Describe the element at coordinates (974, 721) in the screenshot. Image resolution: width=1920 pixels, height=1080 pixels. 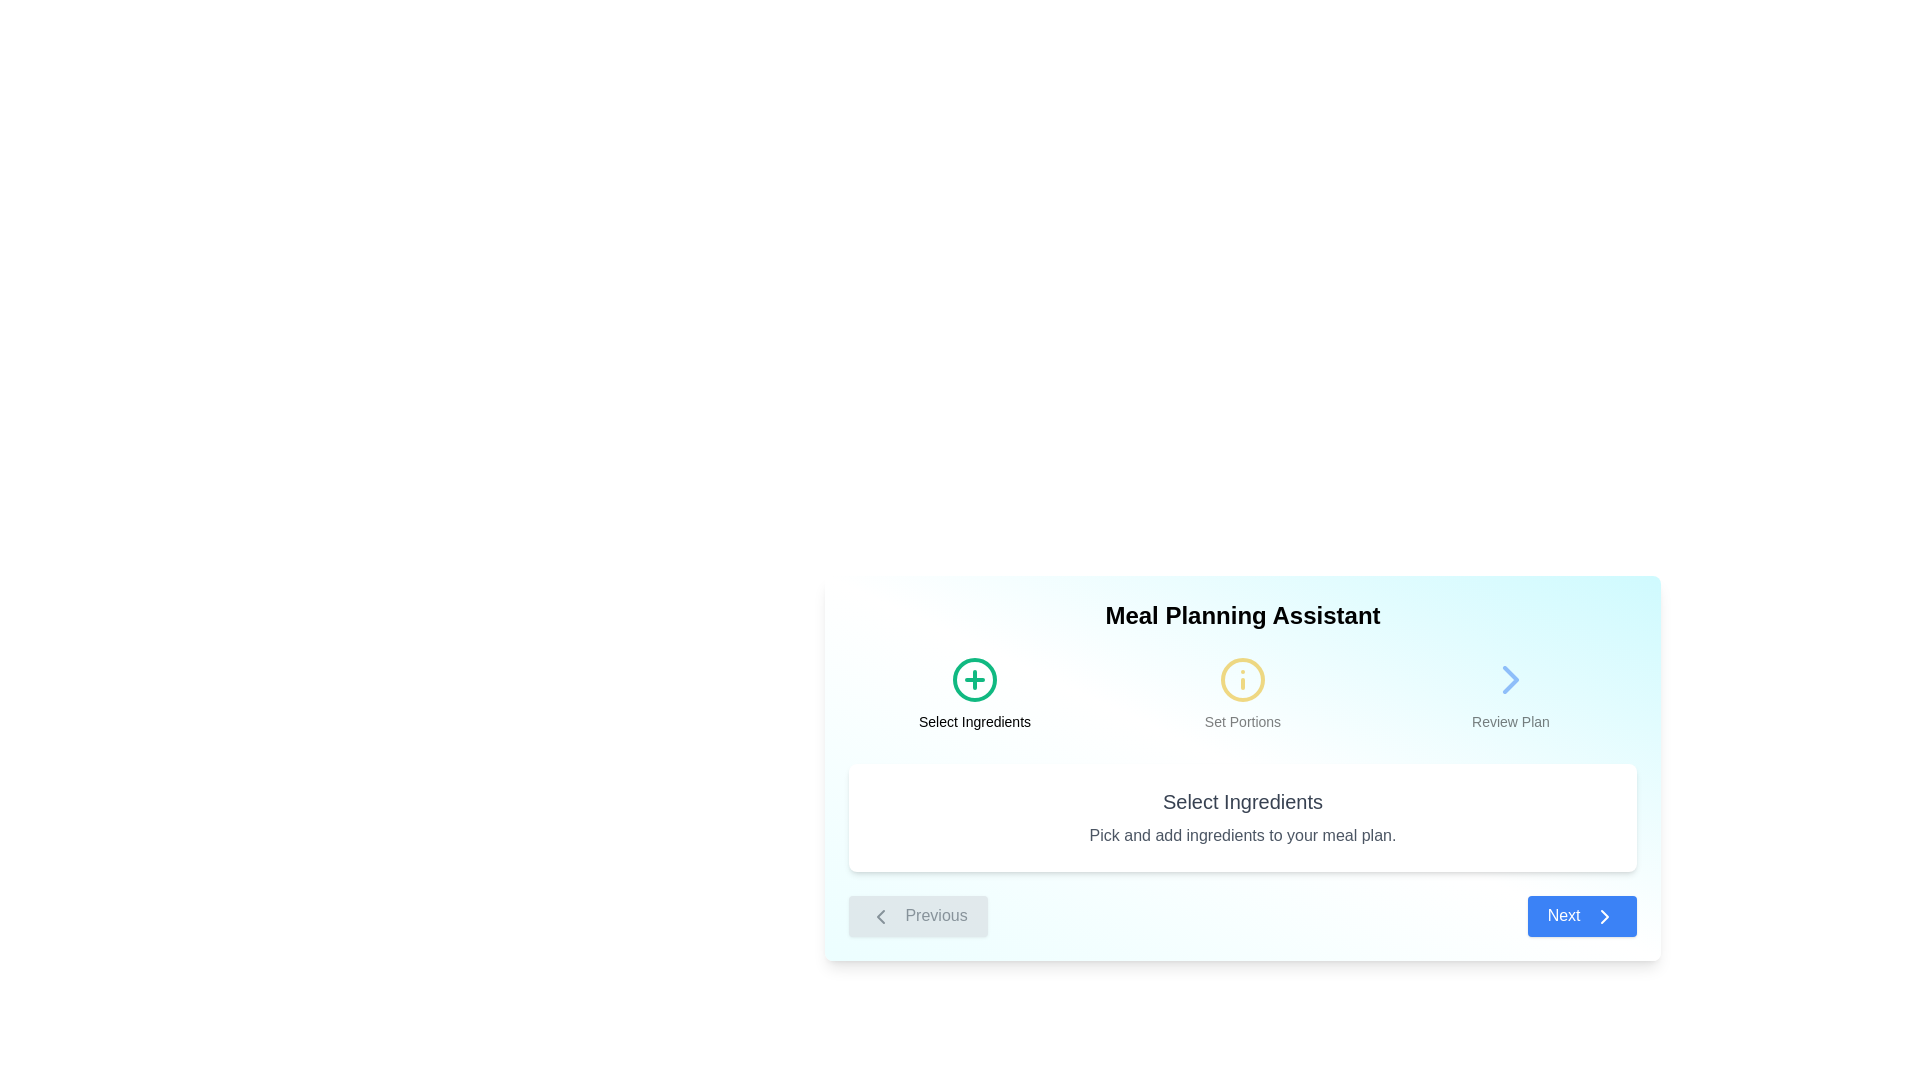
I see `the 'Select Ingredients' text label, which is styled in a small, bold font and located directly below a green circular plus icon` at that location.